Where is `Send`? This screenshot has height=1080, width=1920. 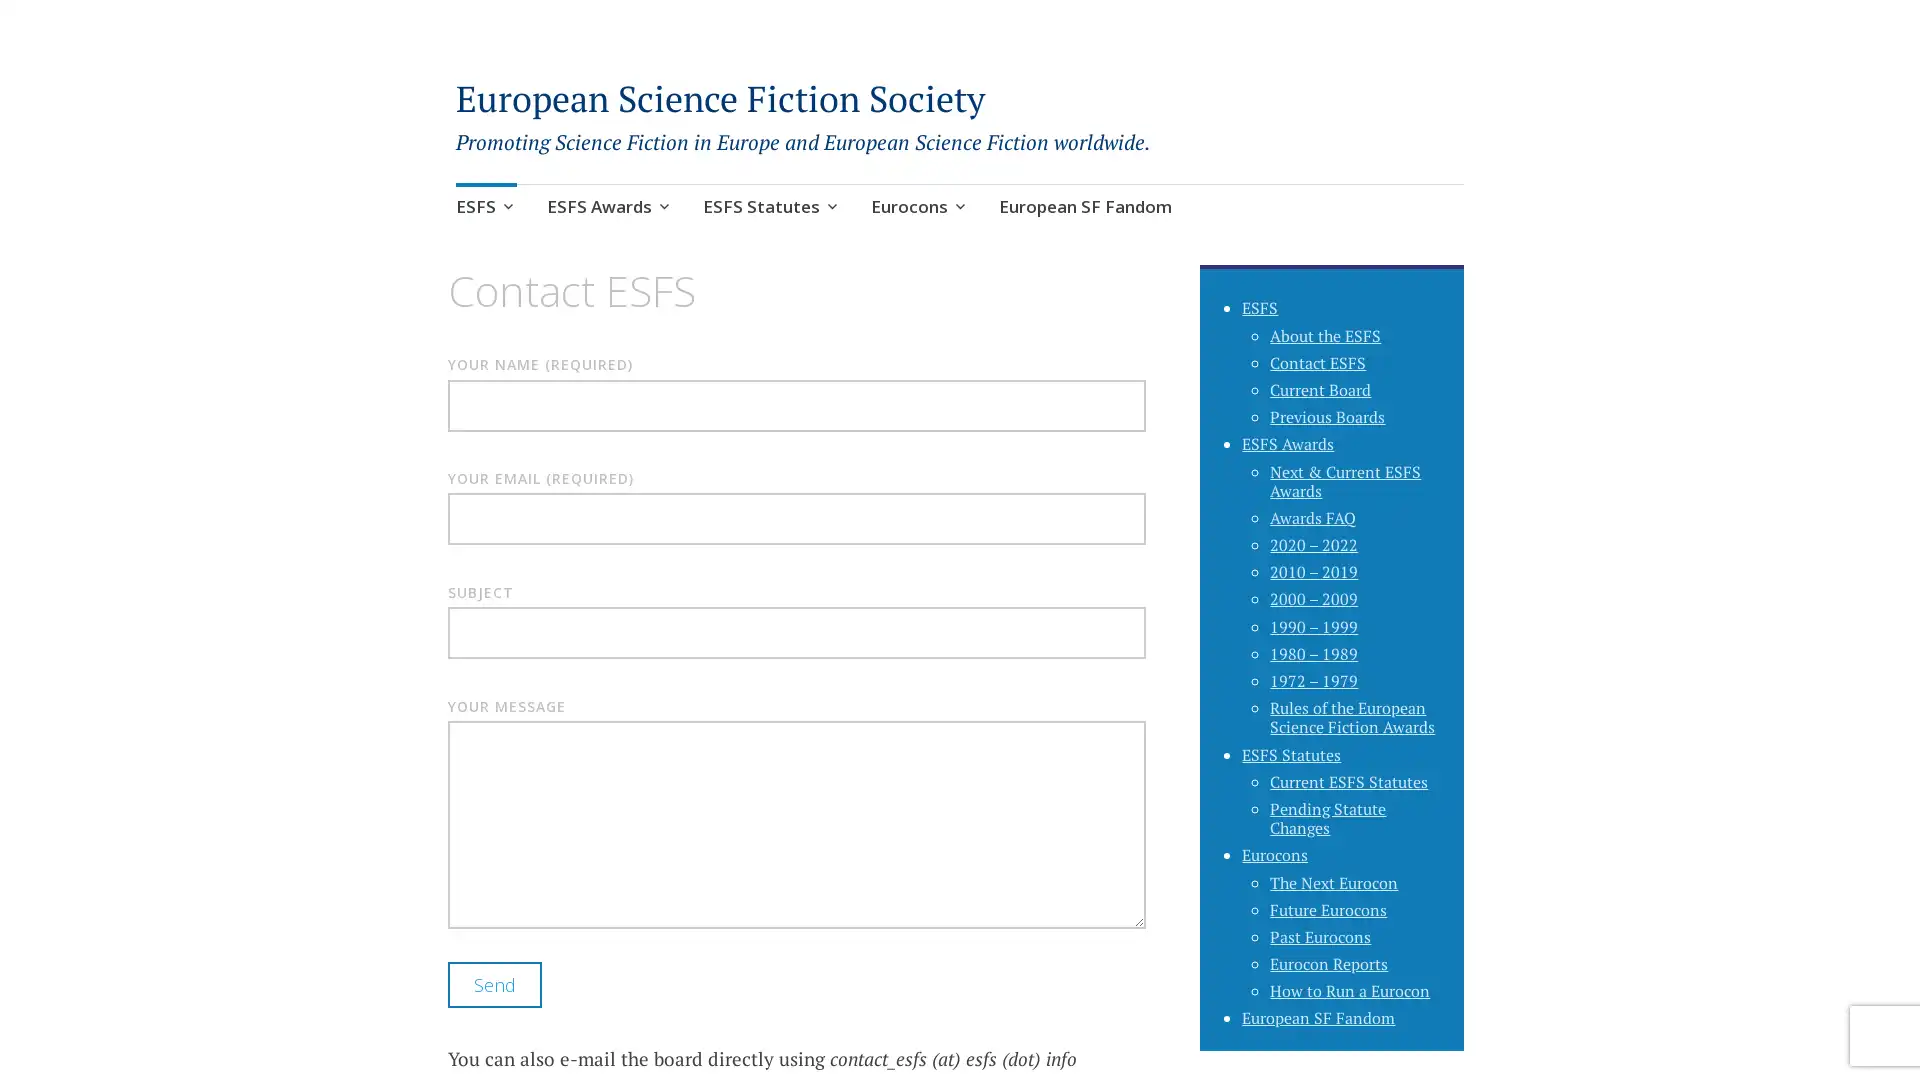
Send is located at coordinates (494, 999).